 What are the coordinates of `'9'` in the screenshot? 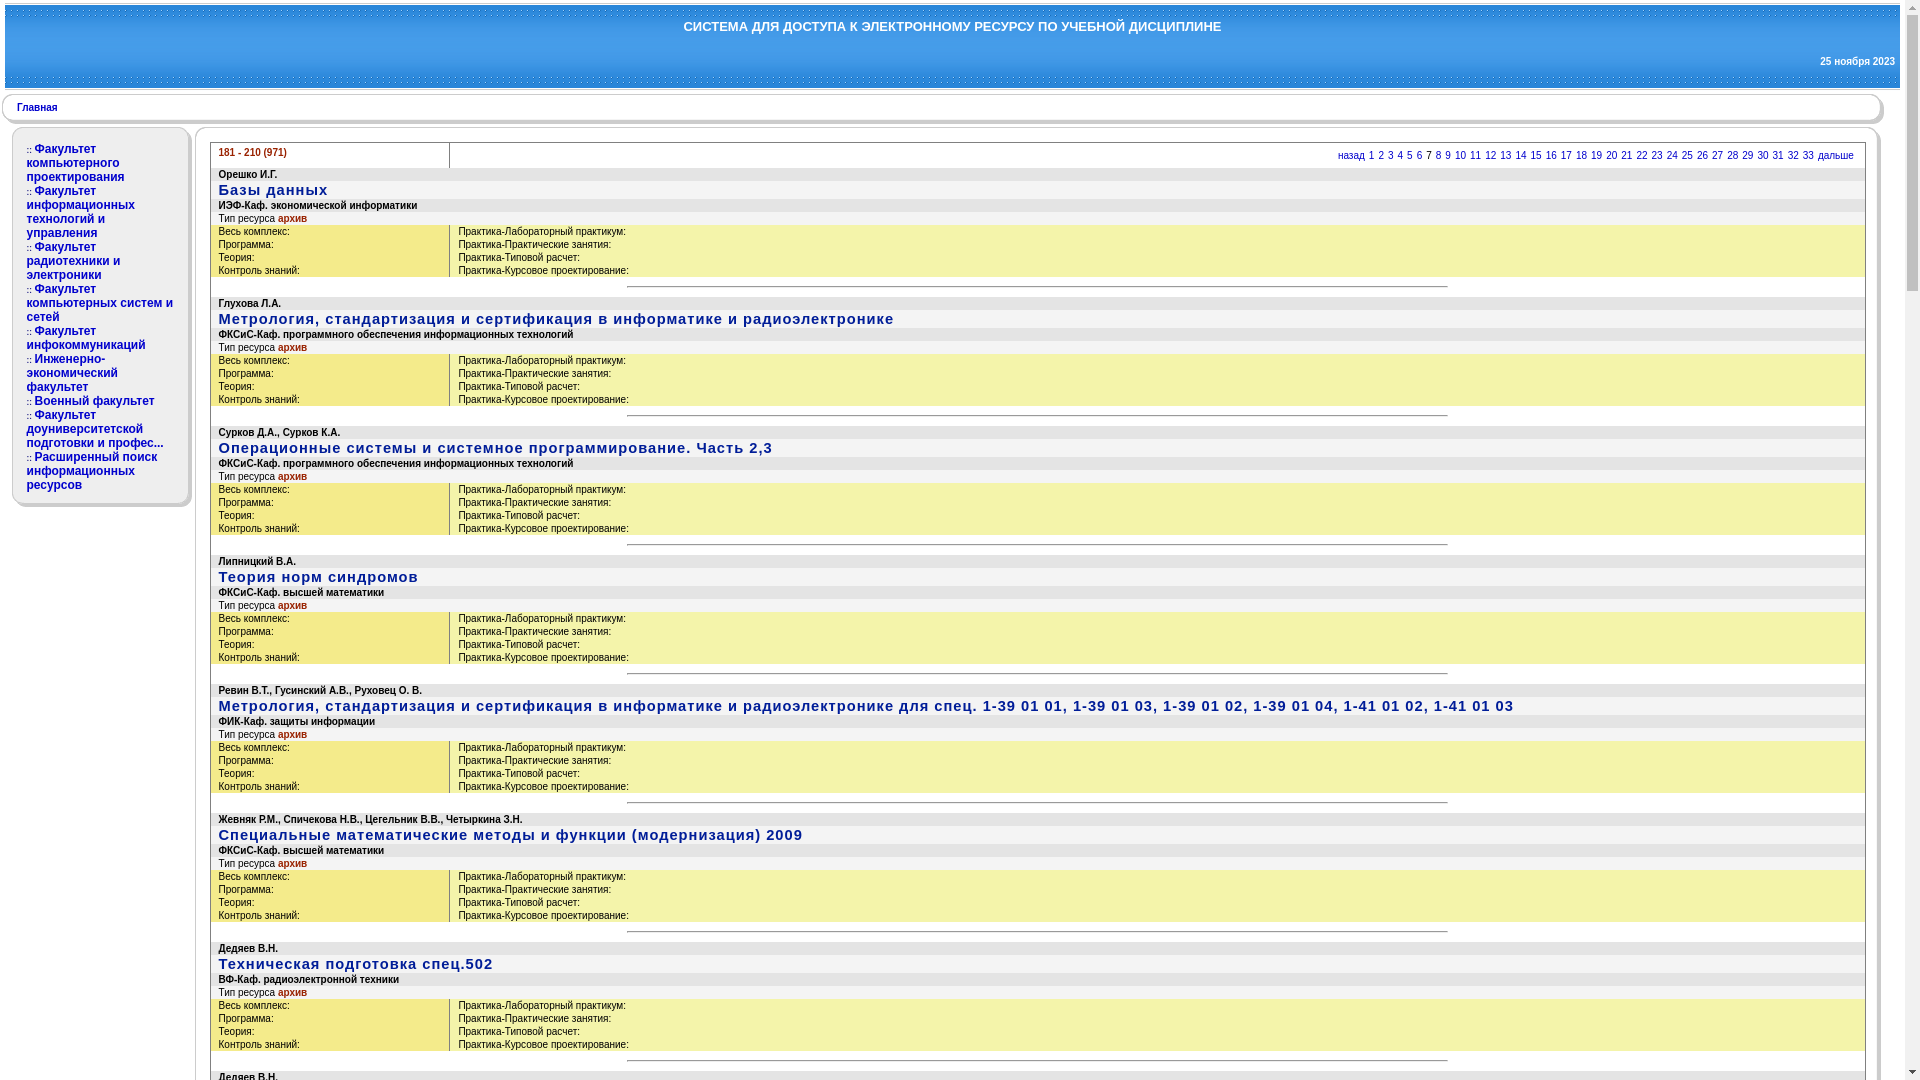 It's located at (1444, 154).